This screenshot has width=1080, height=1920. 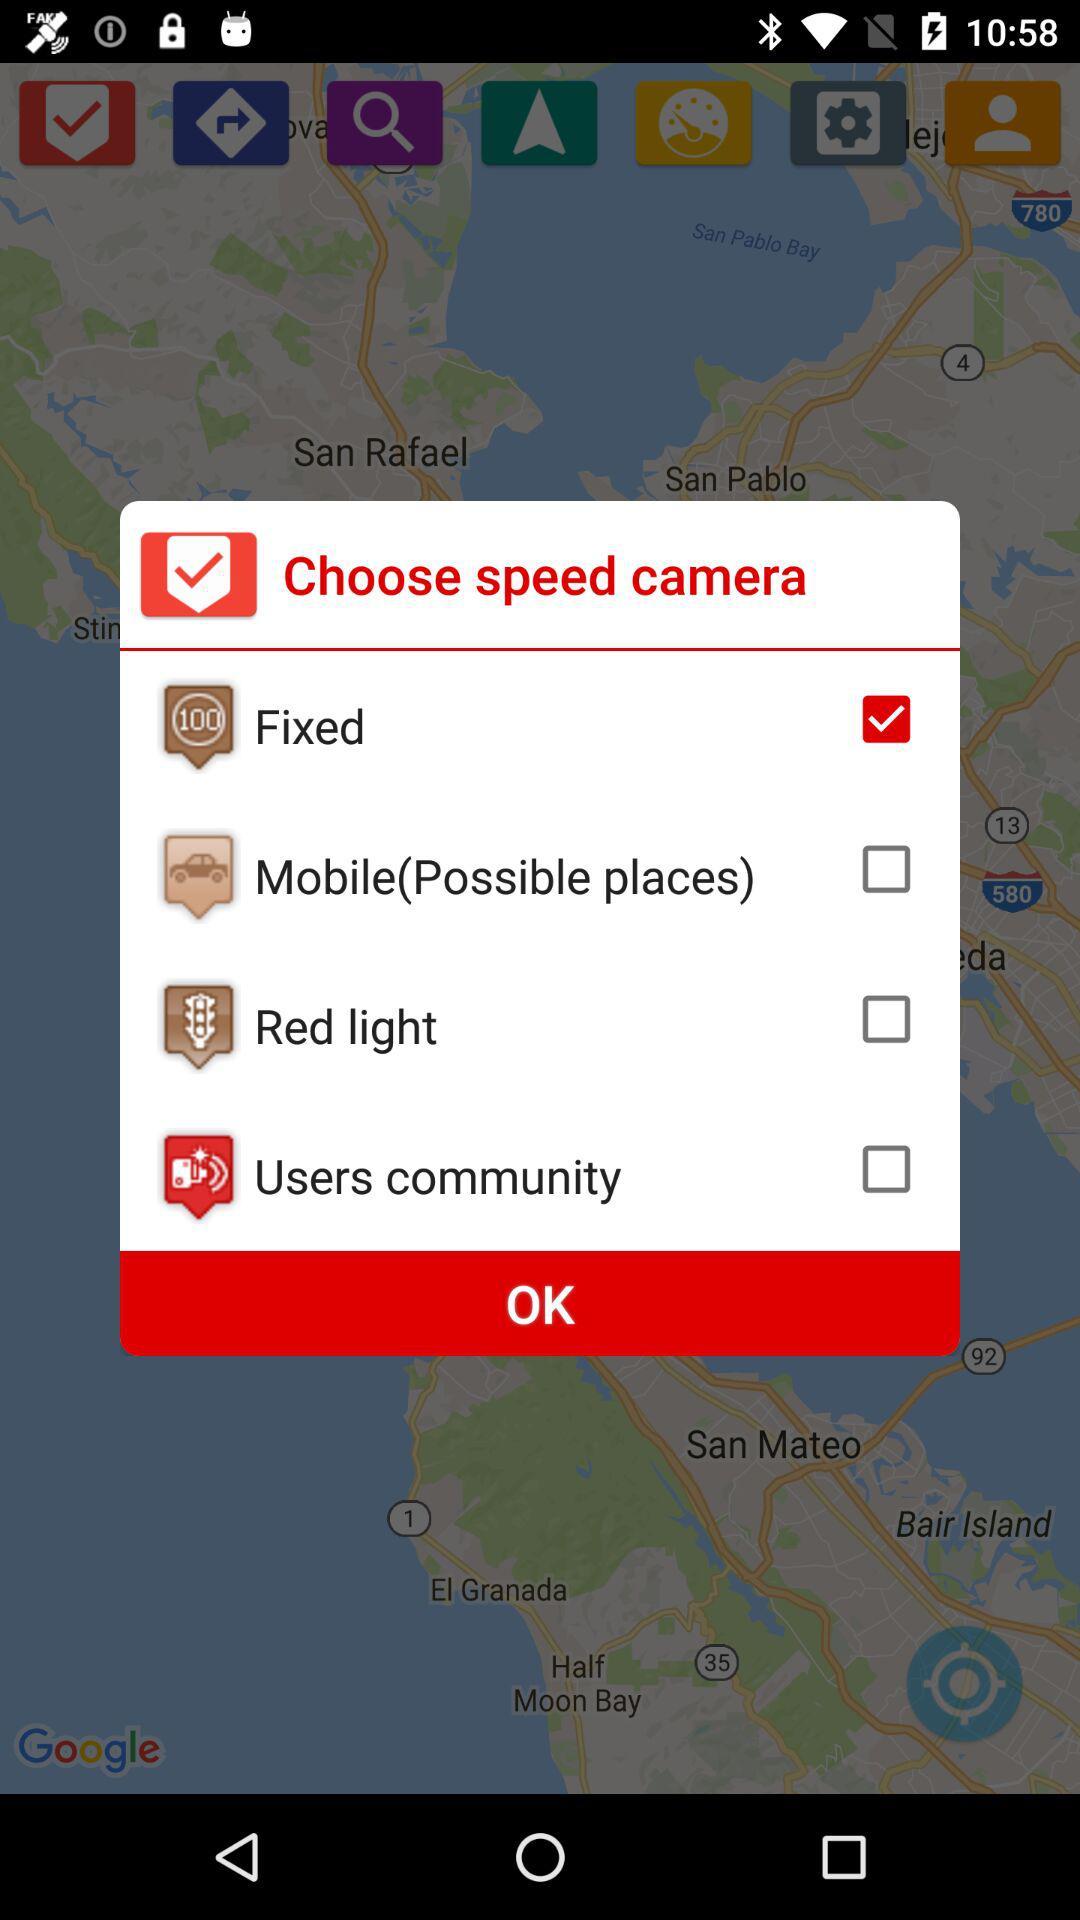 I want to click on ok at the bottom, so click(x=540, y=1303).